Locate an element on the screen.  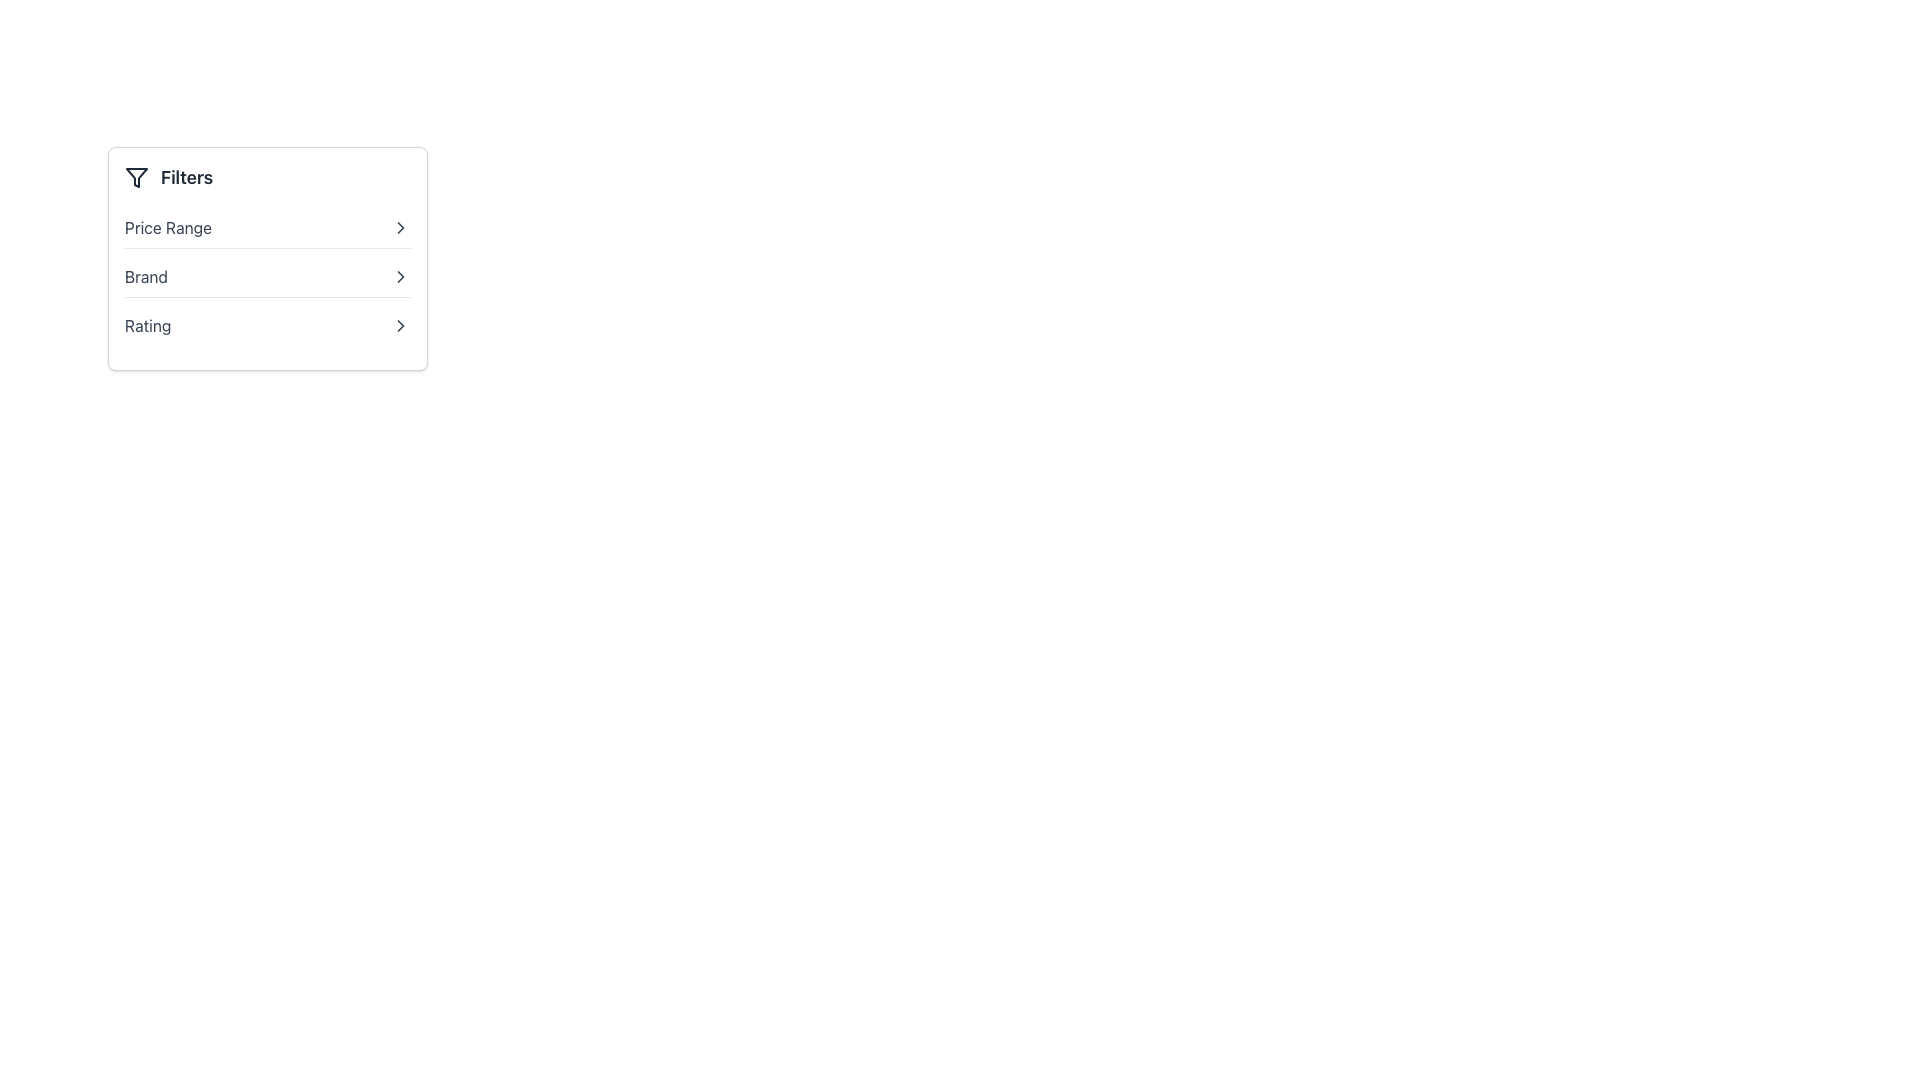
the 'Rating' text label in the filter panel is located at coordinates (147, 325).